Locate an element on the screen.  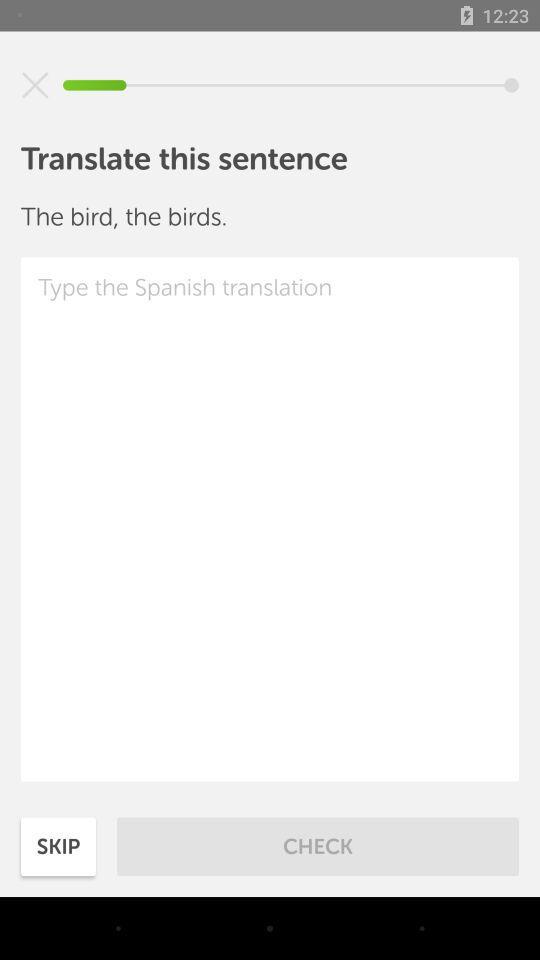
type in words for translation is located at coordinates (270, 518).